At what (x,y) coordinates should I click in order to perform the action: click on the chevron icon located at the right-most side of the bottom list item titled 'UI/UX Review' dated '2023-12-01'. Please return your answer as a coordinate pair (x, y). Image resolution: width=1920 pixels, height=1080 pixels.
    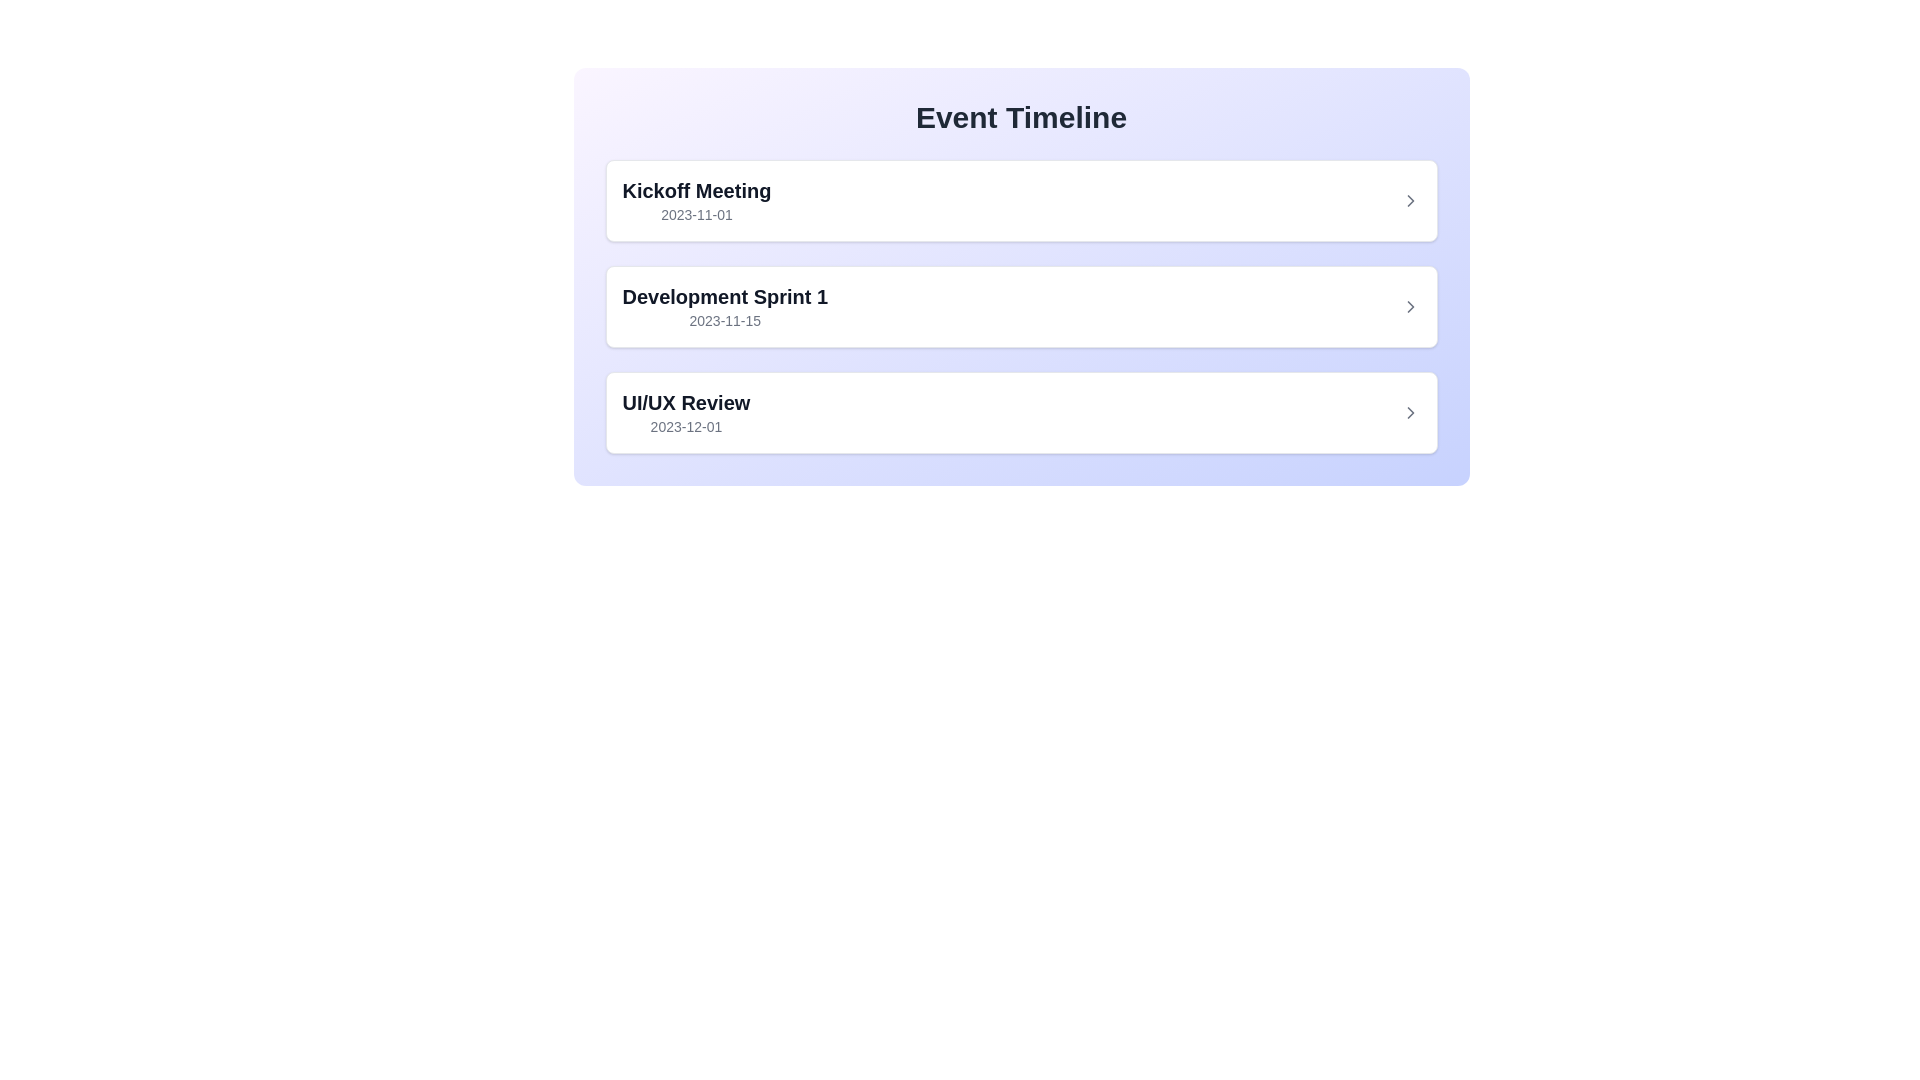
    Looking at the image, I should click on (1409, 411).